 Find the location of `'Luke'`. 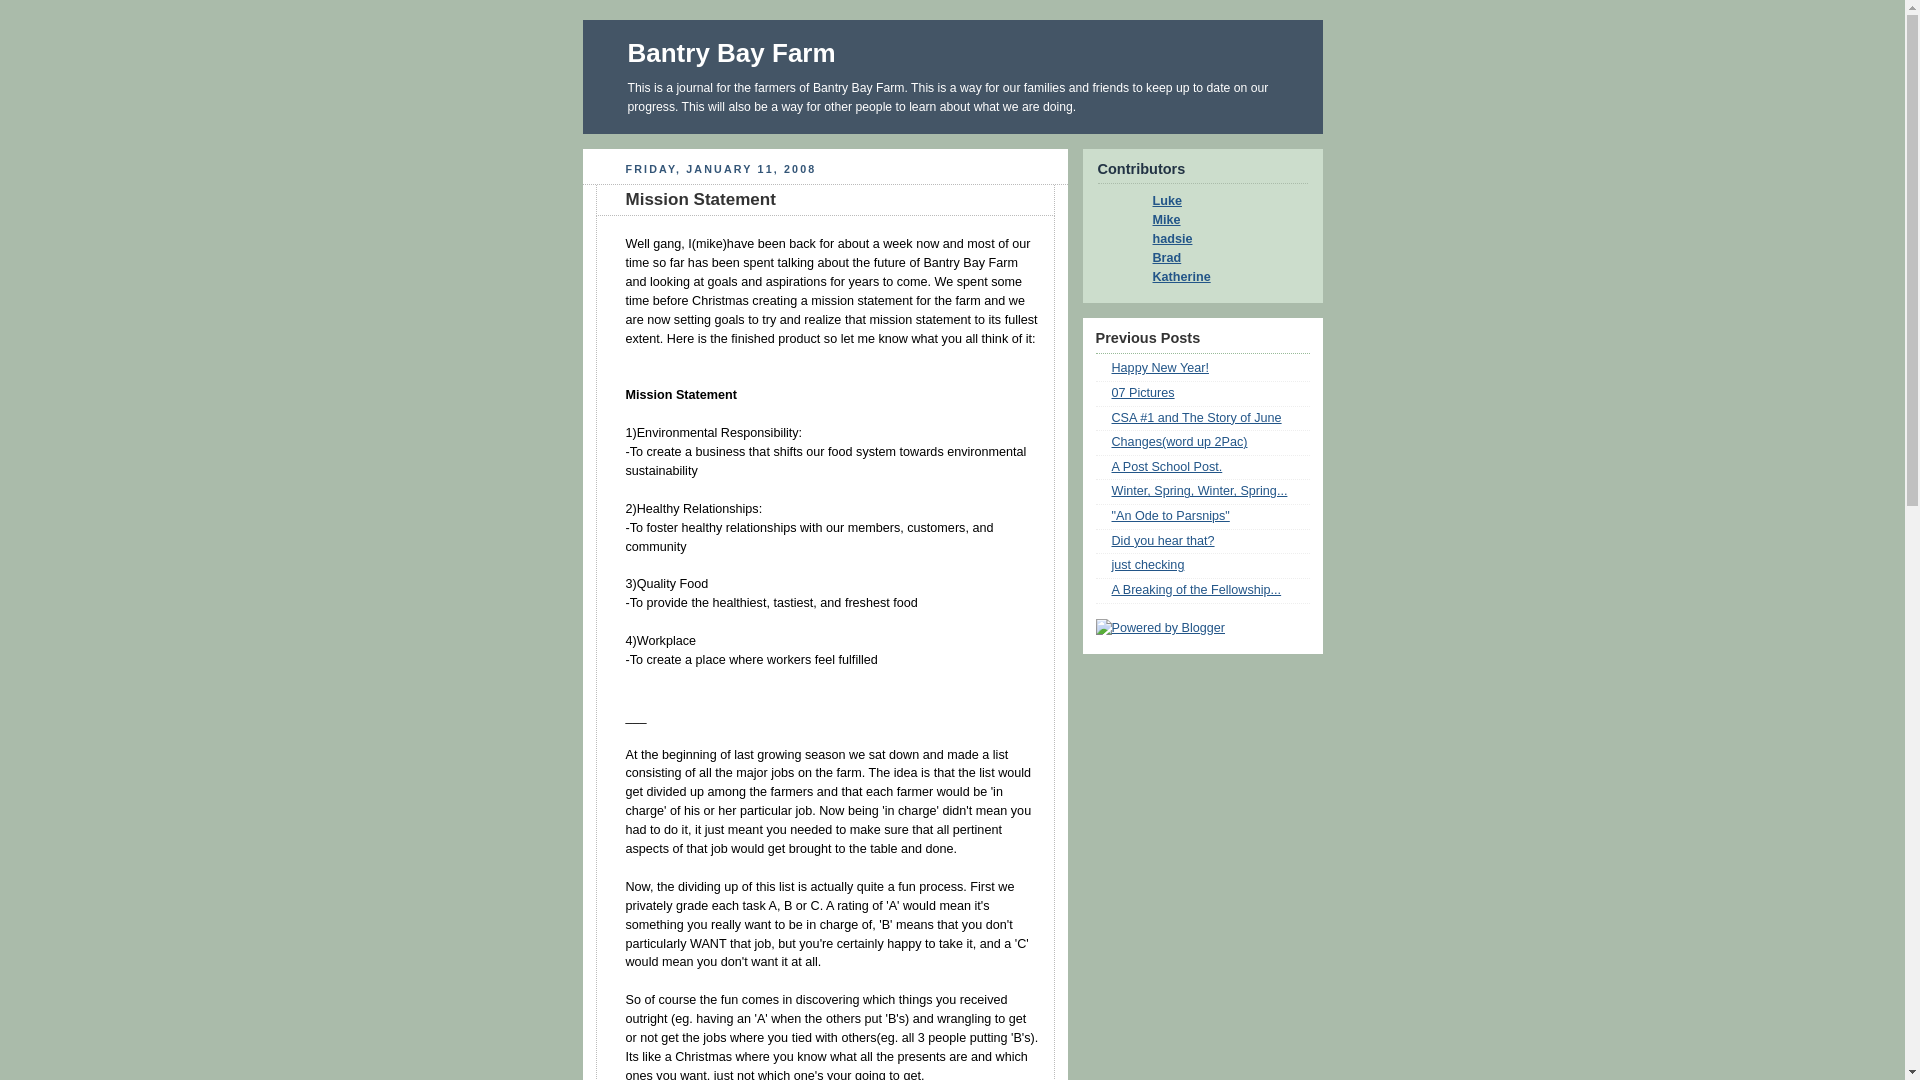

'Luke' is located at coordinates (1137, 200).